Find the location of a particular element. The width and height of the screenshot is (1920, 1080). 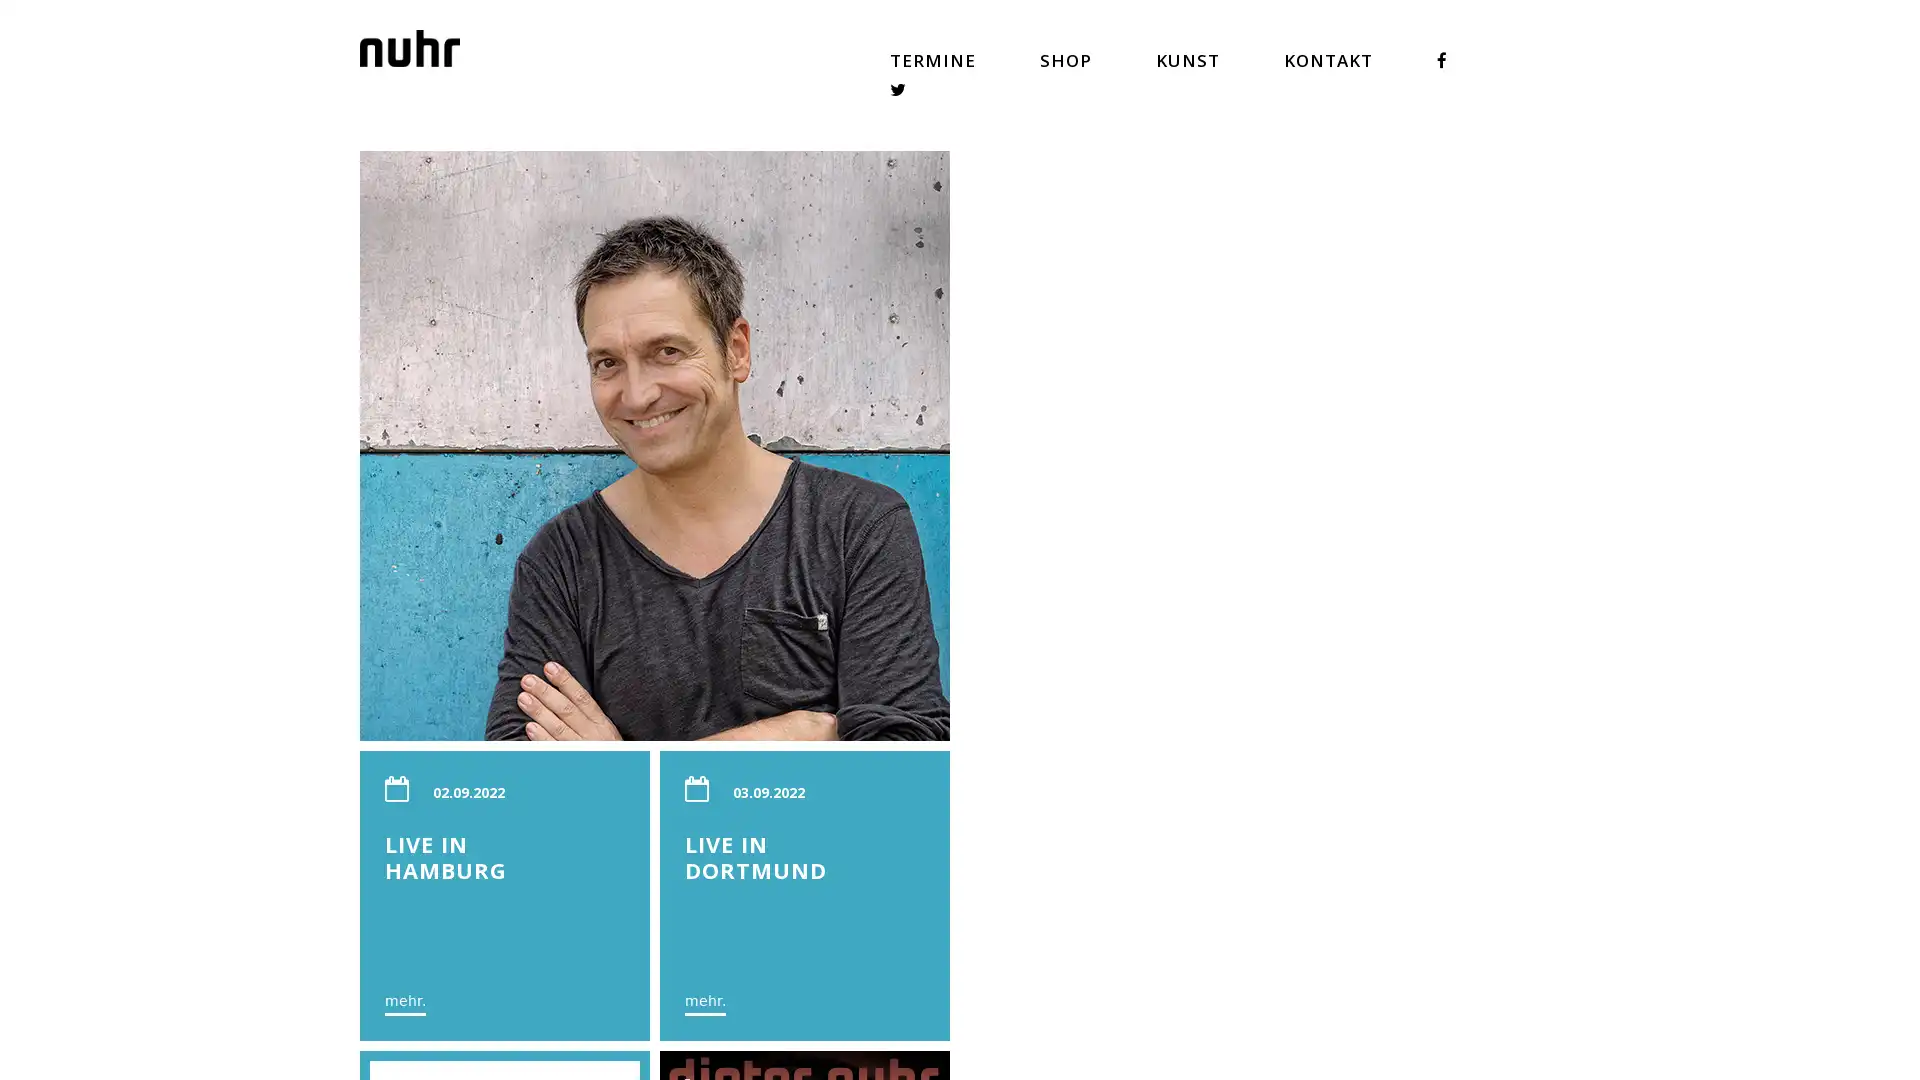

mehr. is located at coordinates (1005, 404).